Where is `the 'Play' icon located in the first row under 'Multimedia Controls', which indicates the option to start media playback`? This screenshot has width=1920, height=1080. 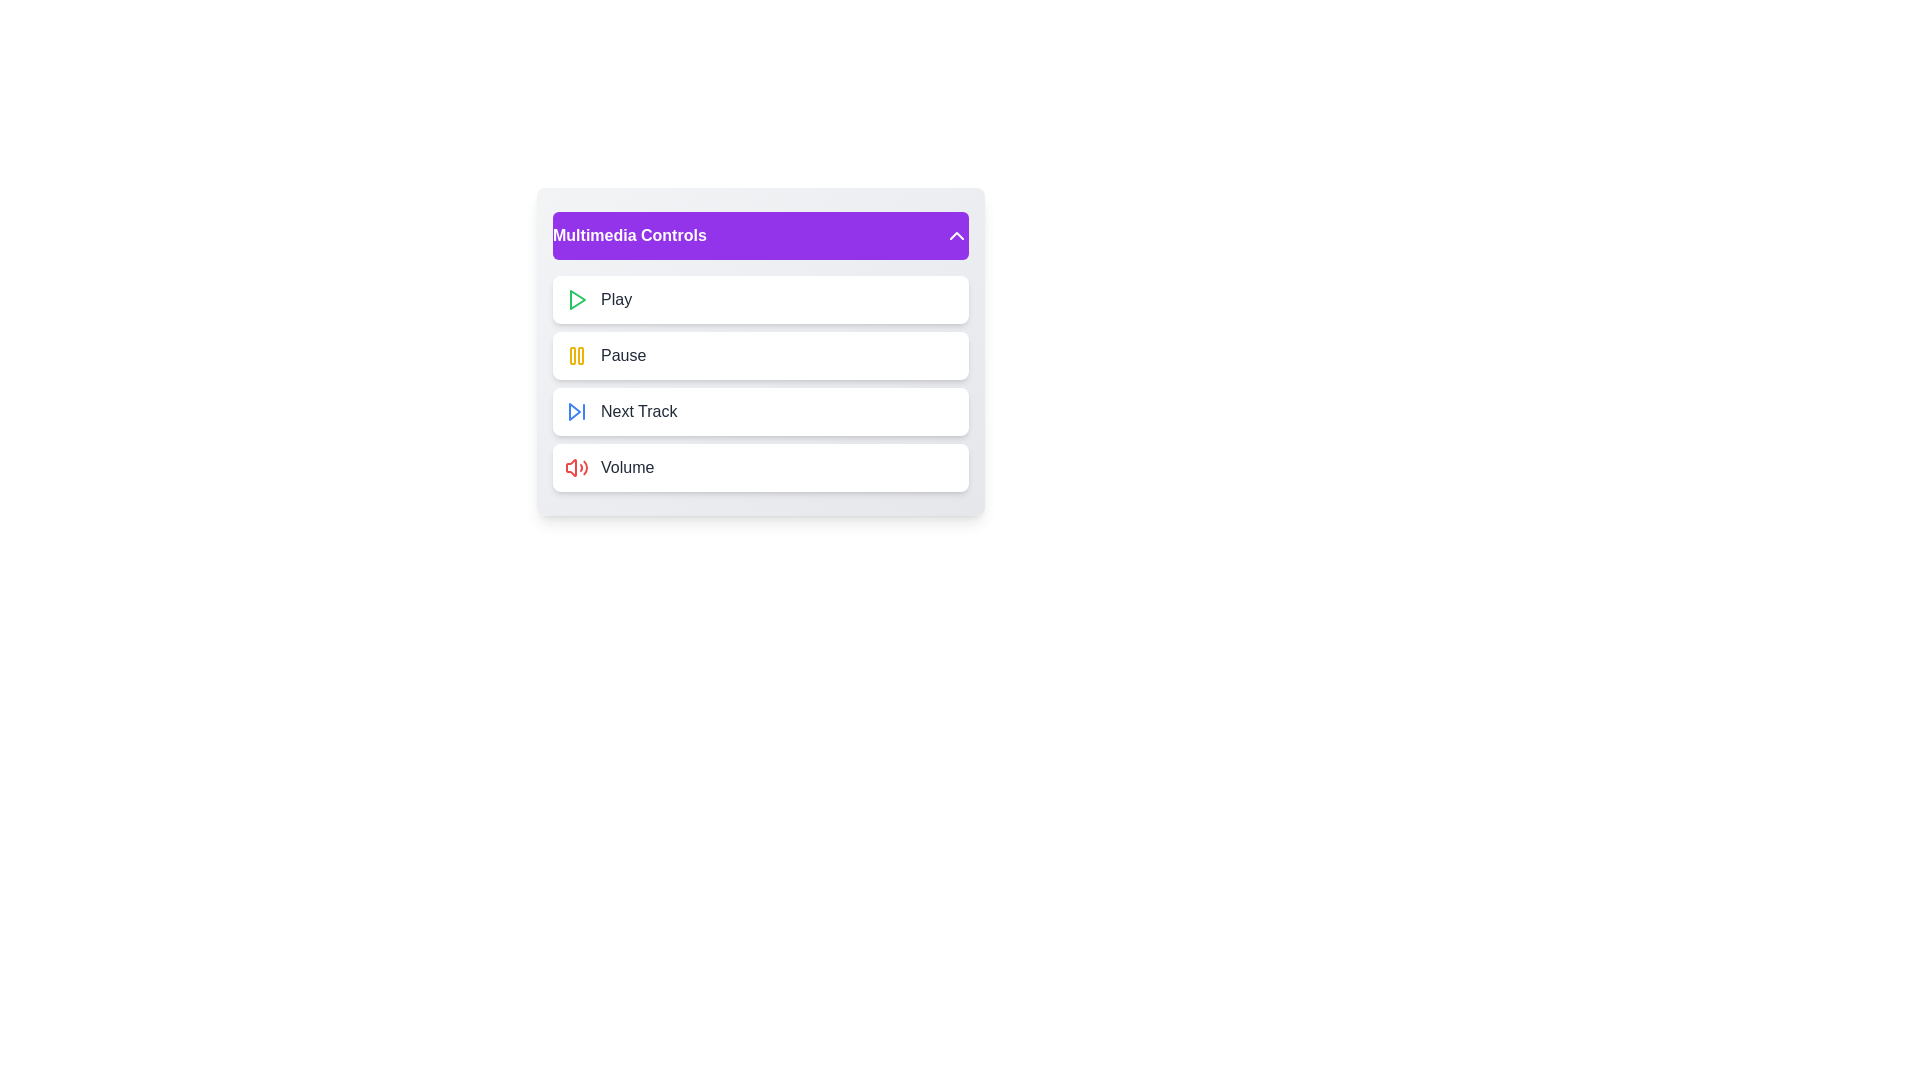
the 'Play' icon located in the first row under 'Multimedia Controls', which indicates the option to start media playback is located at coordinates (576, 300).